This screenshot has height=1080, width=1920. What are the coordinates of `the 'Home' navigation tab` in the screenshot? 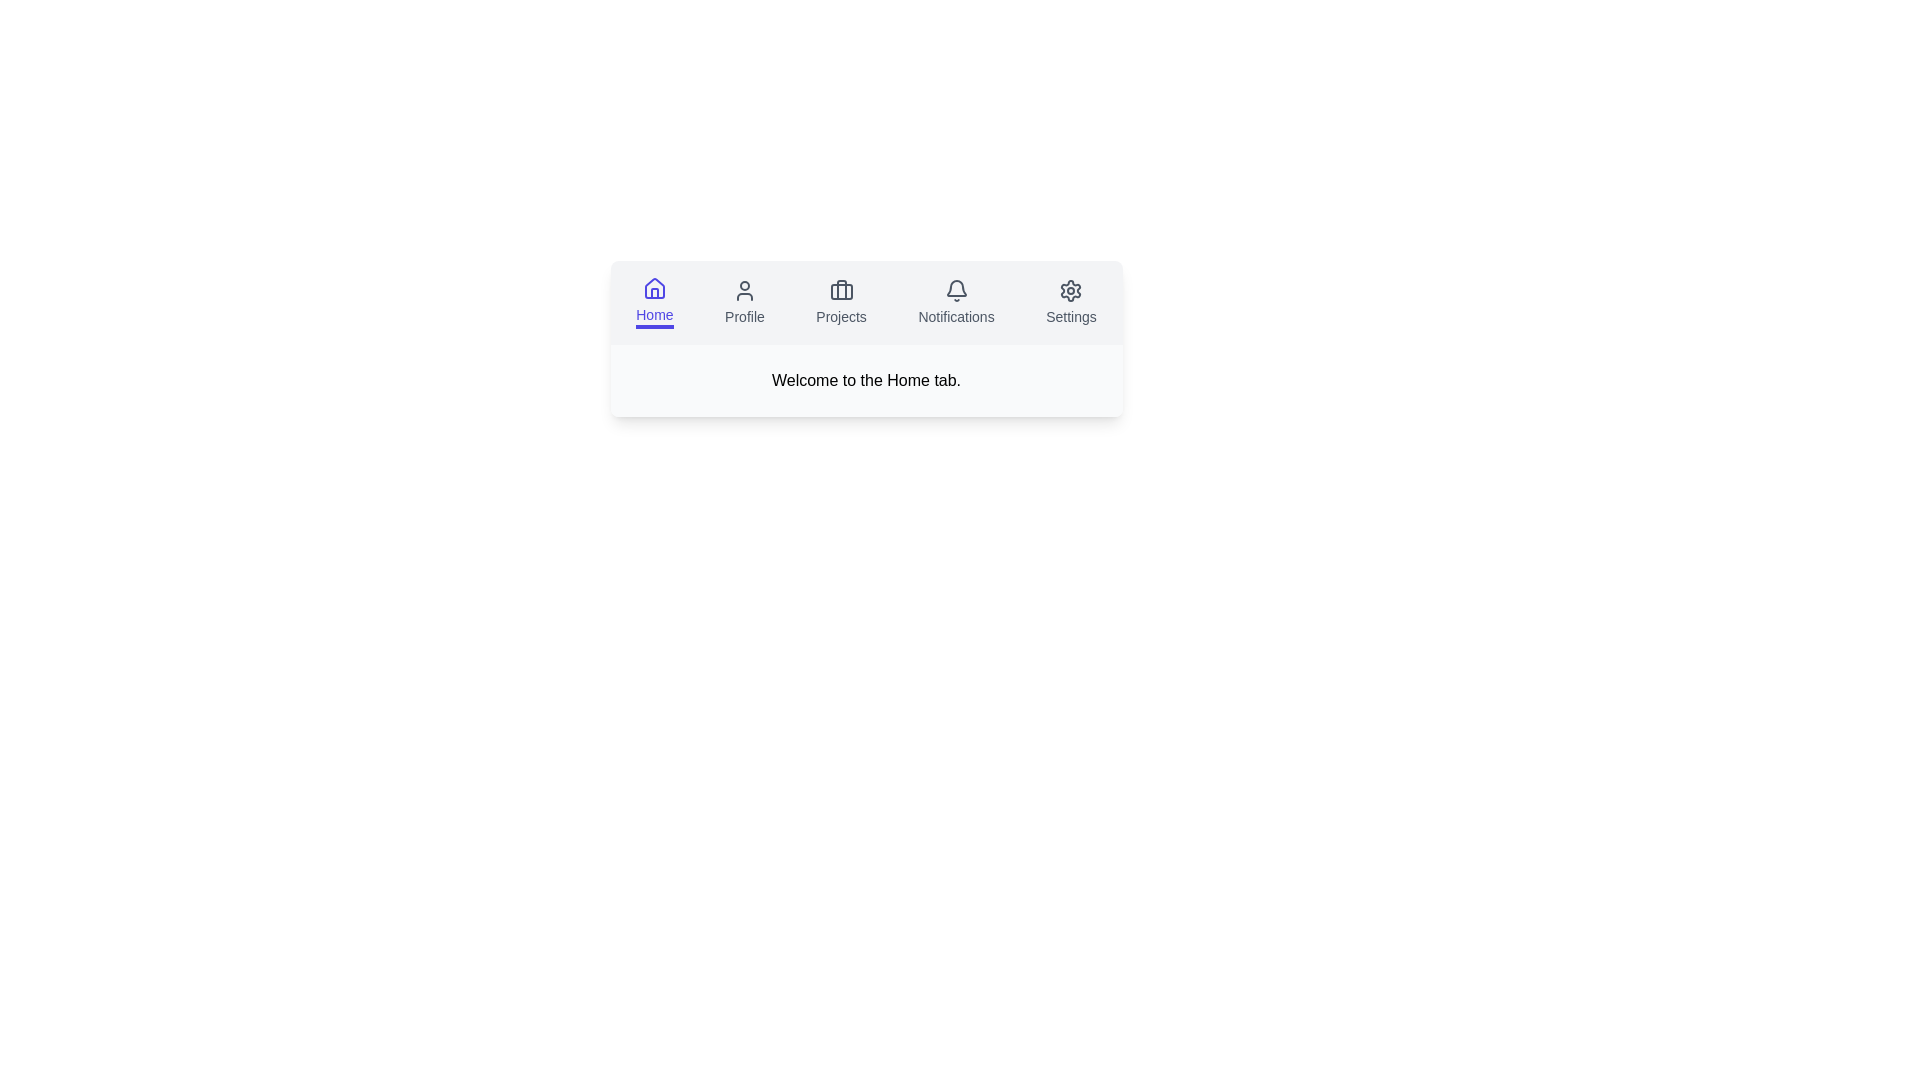 It's located at (654, 303).